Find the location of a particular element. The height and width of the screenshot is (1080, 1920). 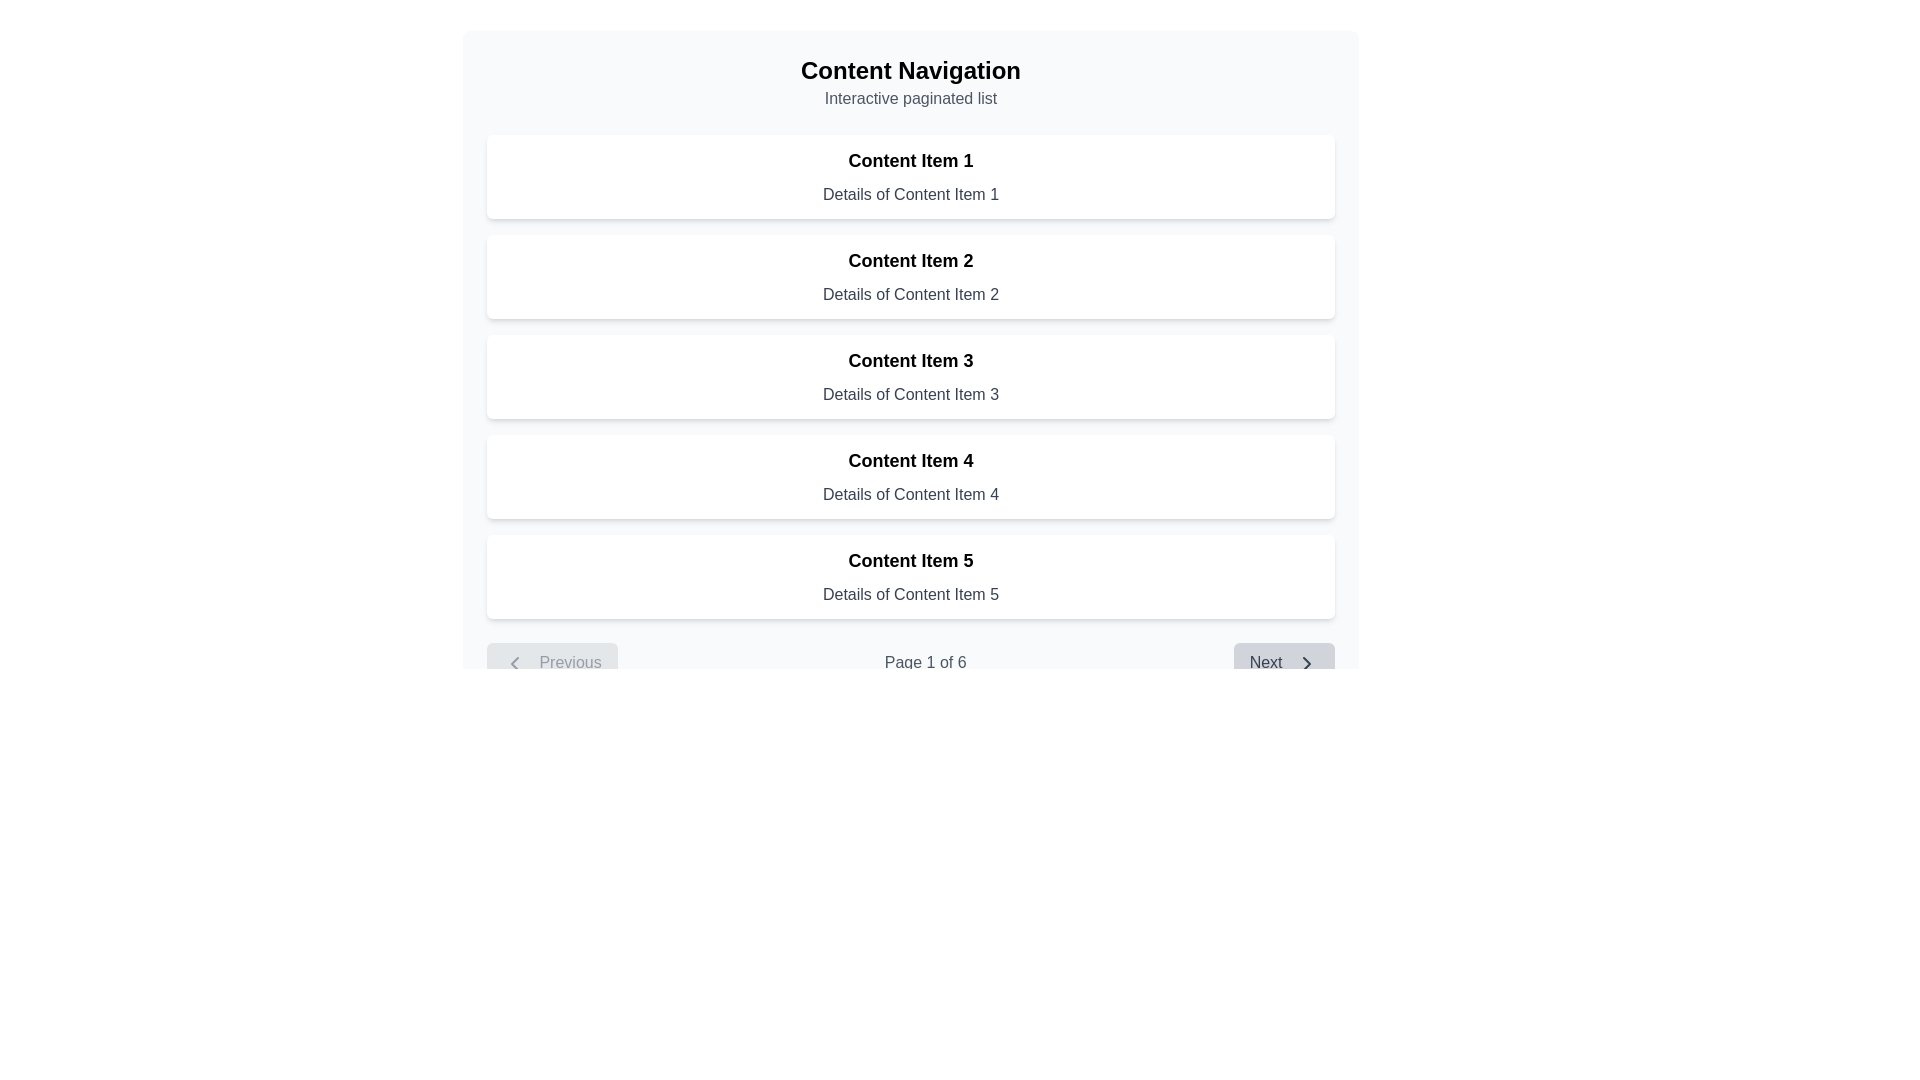

the leftward-pointing chevron icon, which is the first icon in the 'Previous' button located in the bottom-left corner of the paginated content navigation interface is located at coordinates (514, 663).